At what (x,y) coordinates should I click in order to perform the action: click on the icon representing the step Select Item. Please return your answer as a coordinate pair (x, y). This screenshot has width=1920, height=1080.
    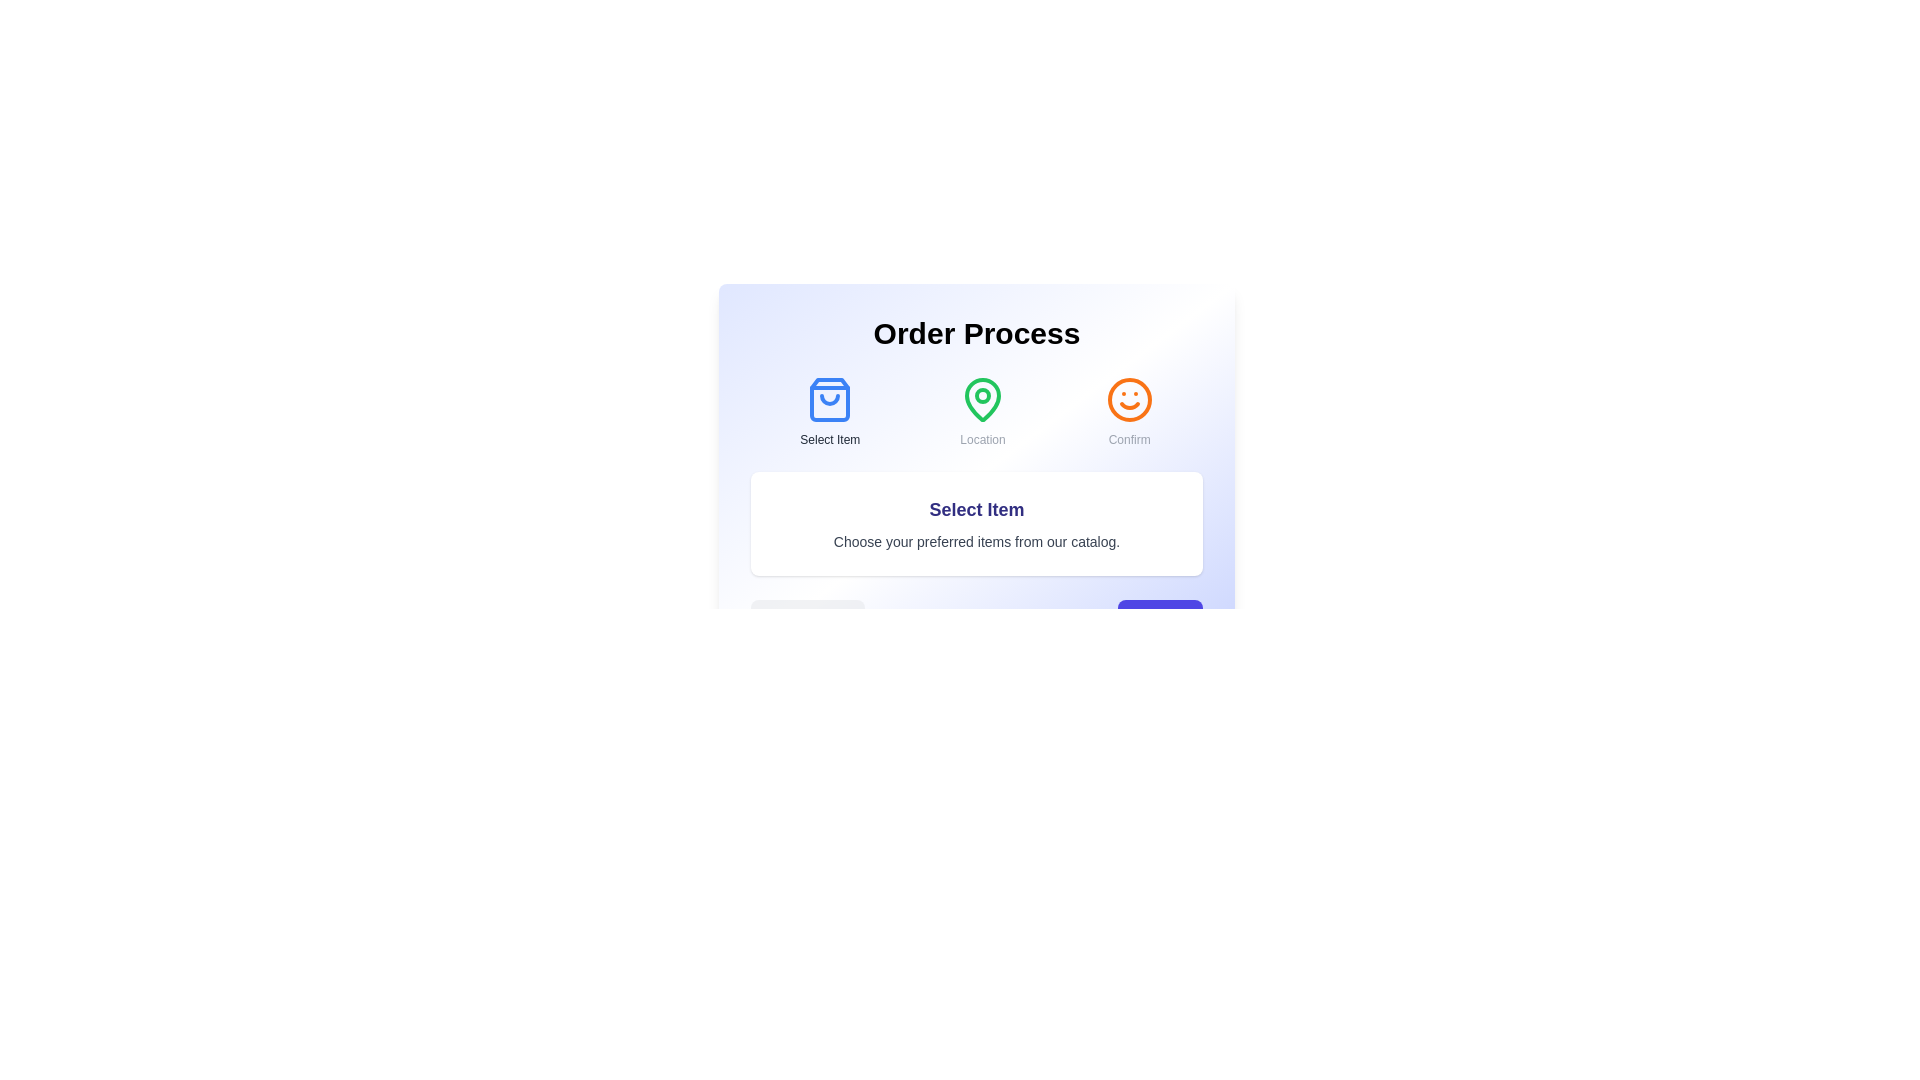
    Looking at the image, I should click on (830, 400).